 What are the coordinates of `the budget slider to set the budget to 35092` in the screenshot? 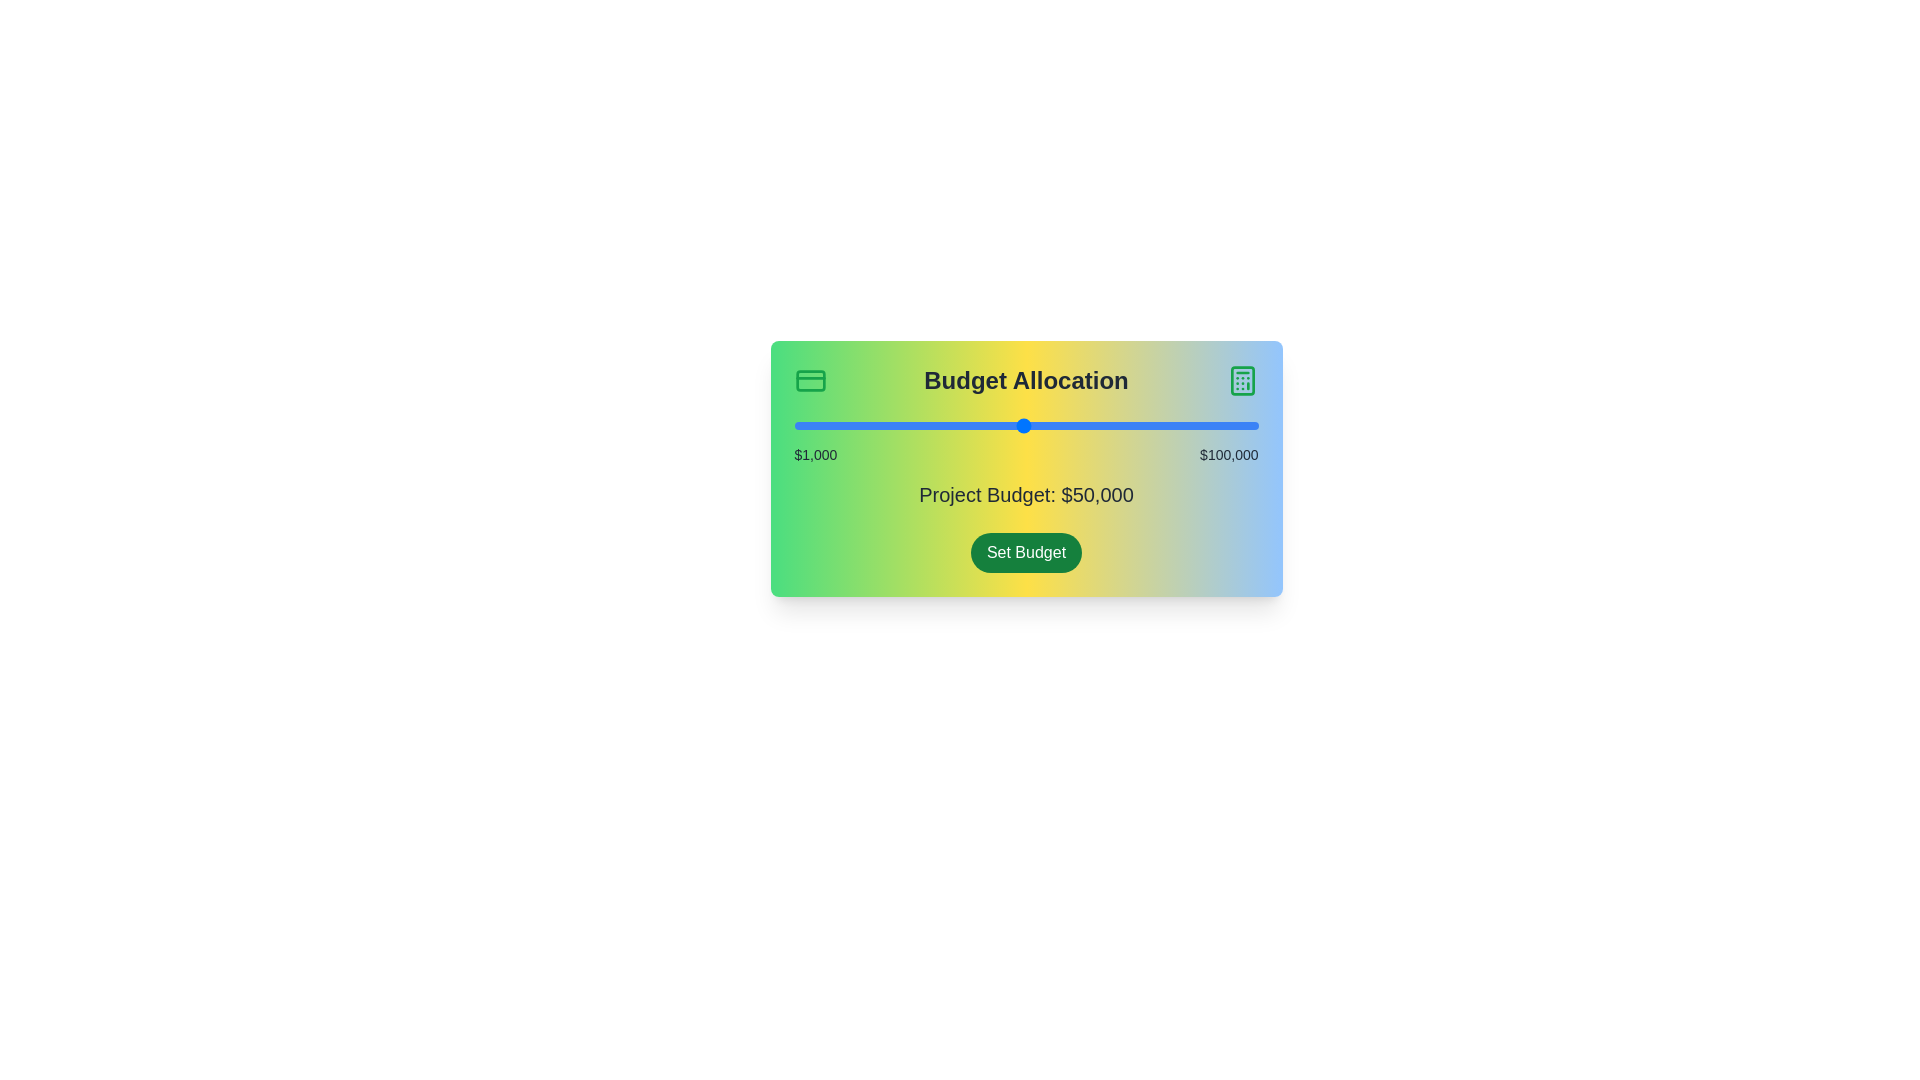 It's located at (953, 424).